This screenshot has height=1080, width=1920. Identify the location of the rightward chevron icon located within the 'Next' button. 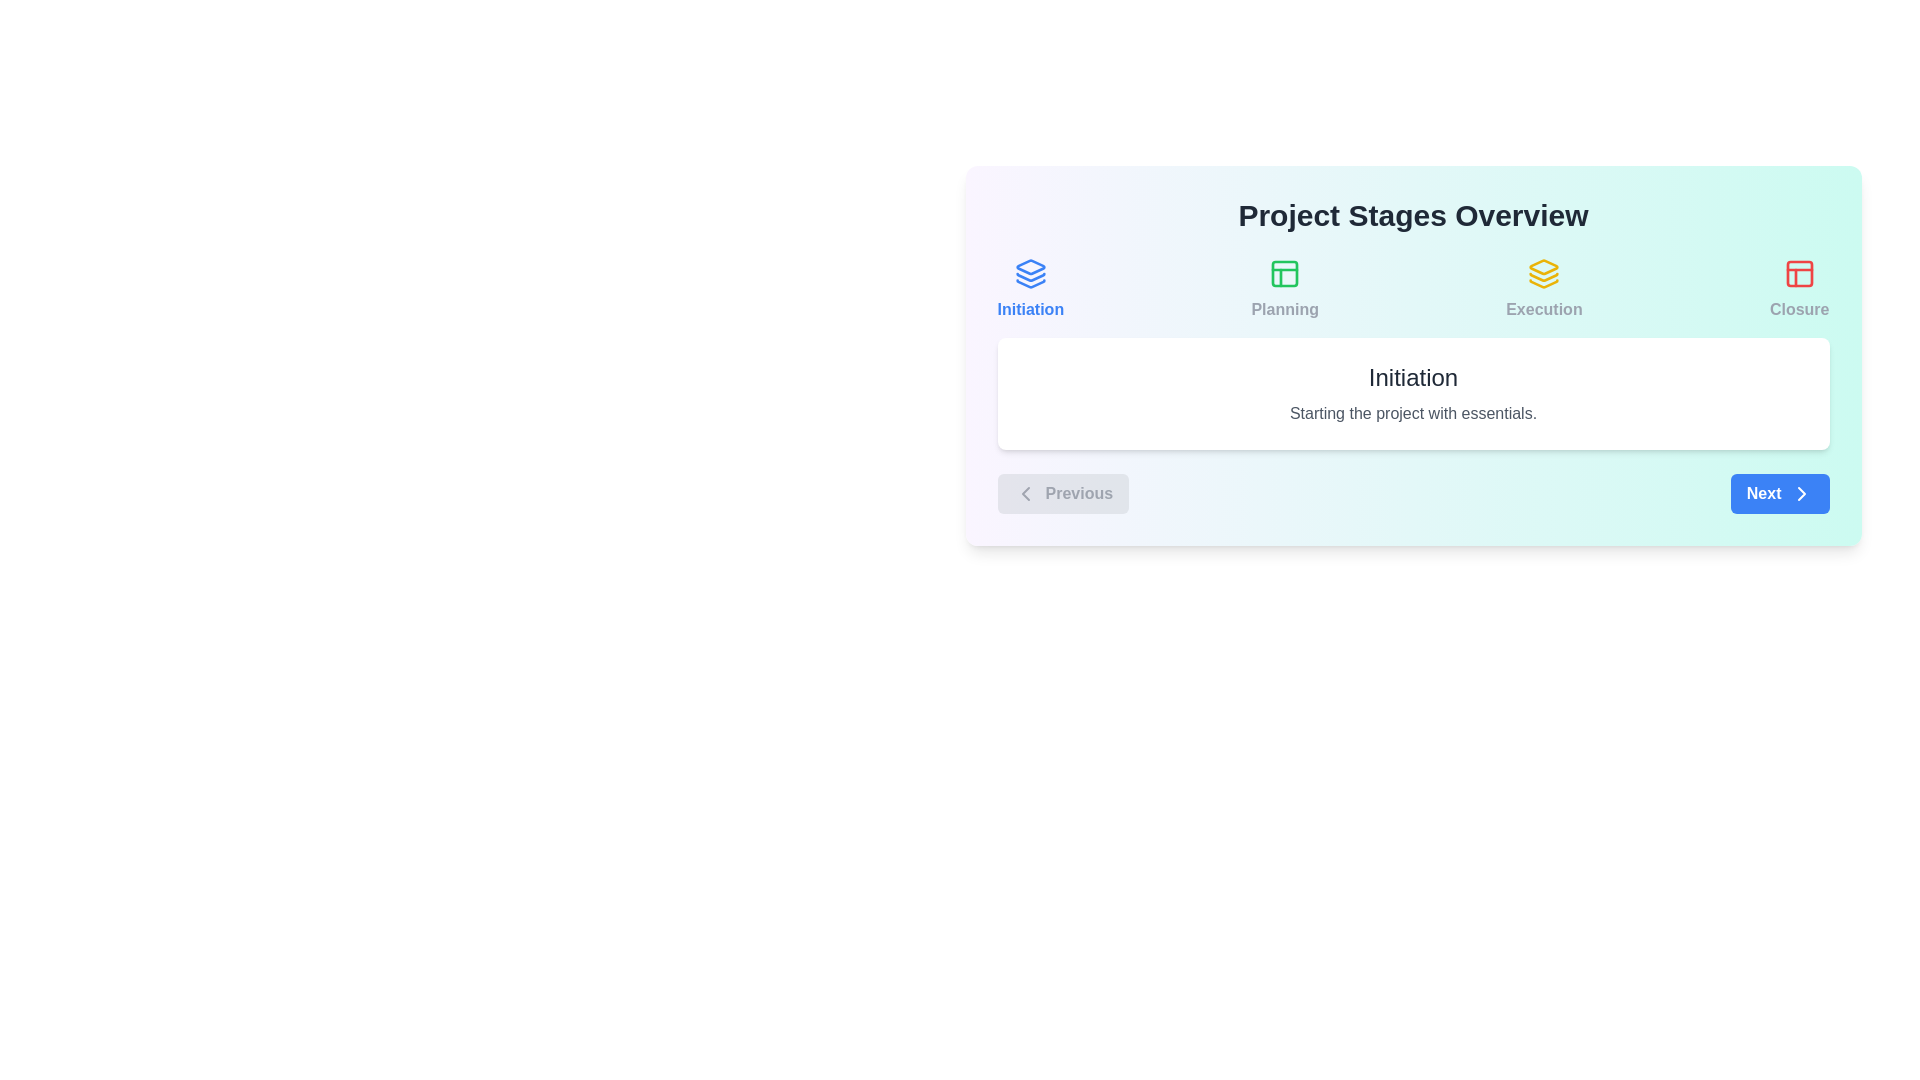
(1801, 493).